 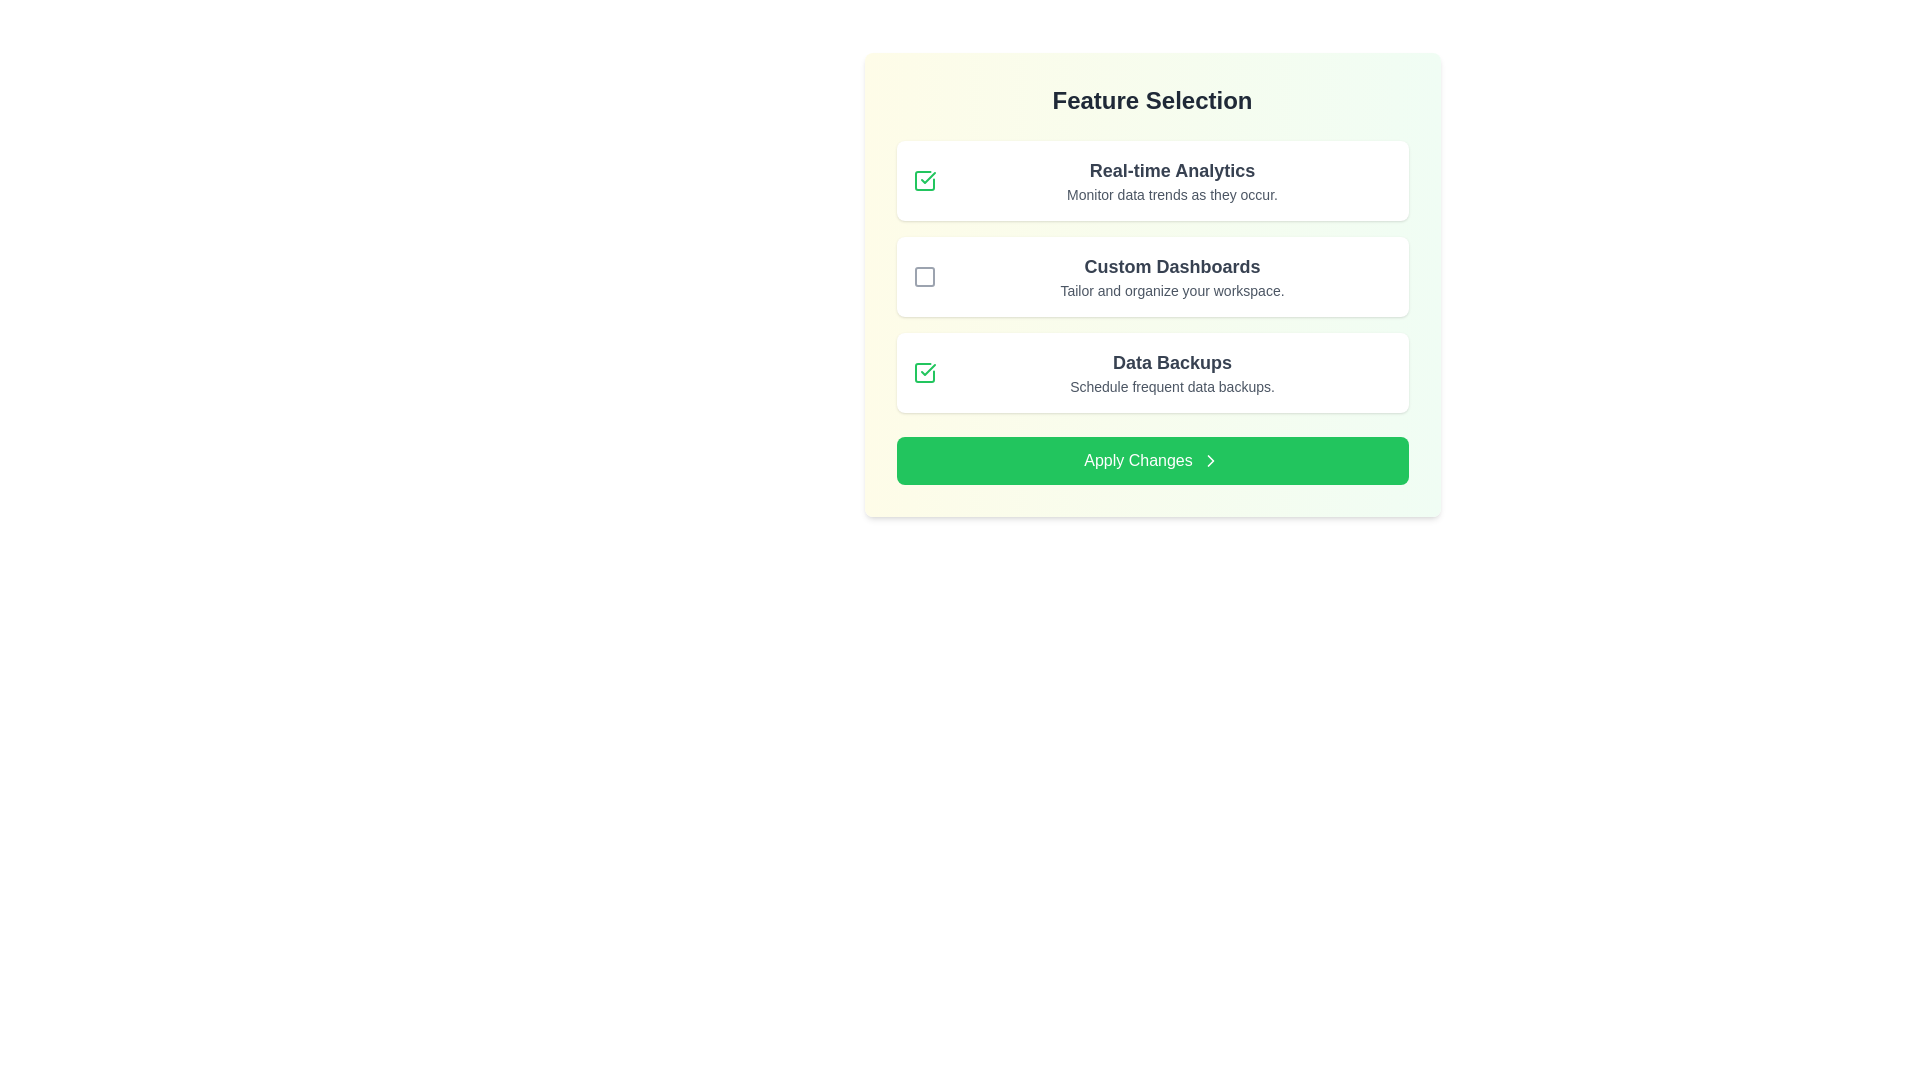 I want to click on the selection state of the 'Data Backups' feature icon located in the third feature row under the 'Feature Selection' section, so click(x=926, y=176).